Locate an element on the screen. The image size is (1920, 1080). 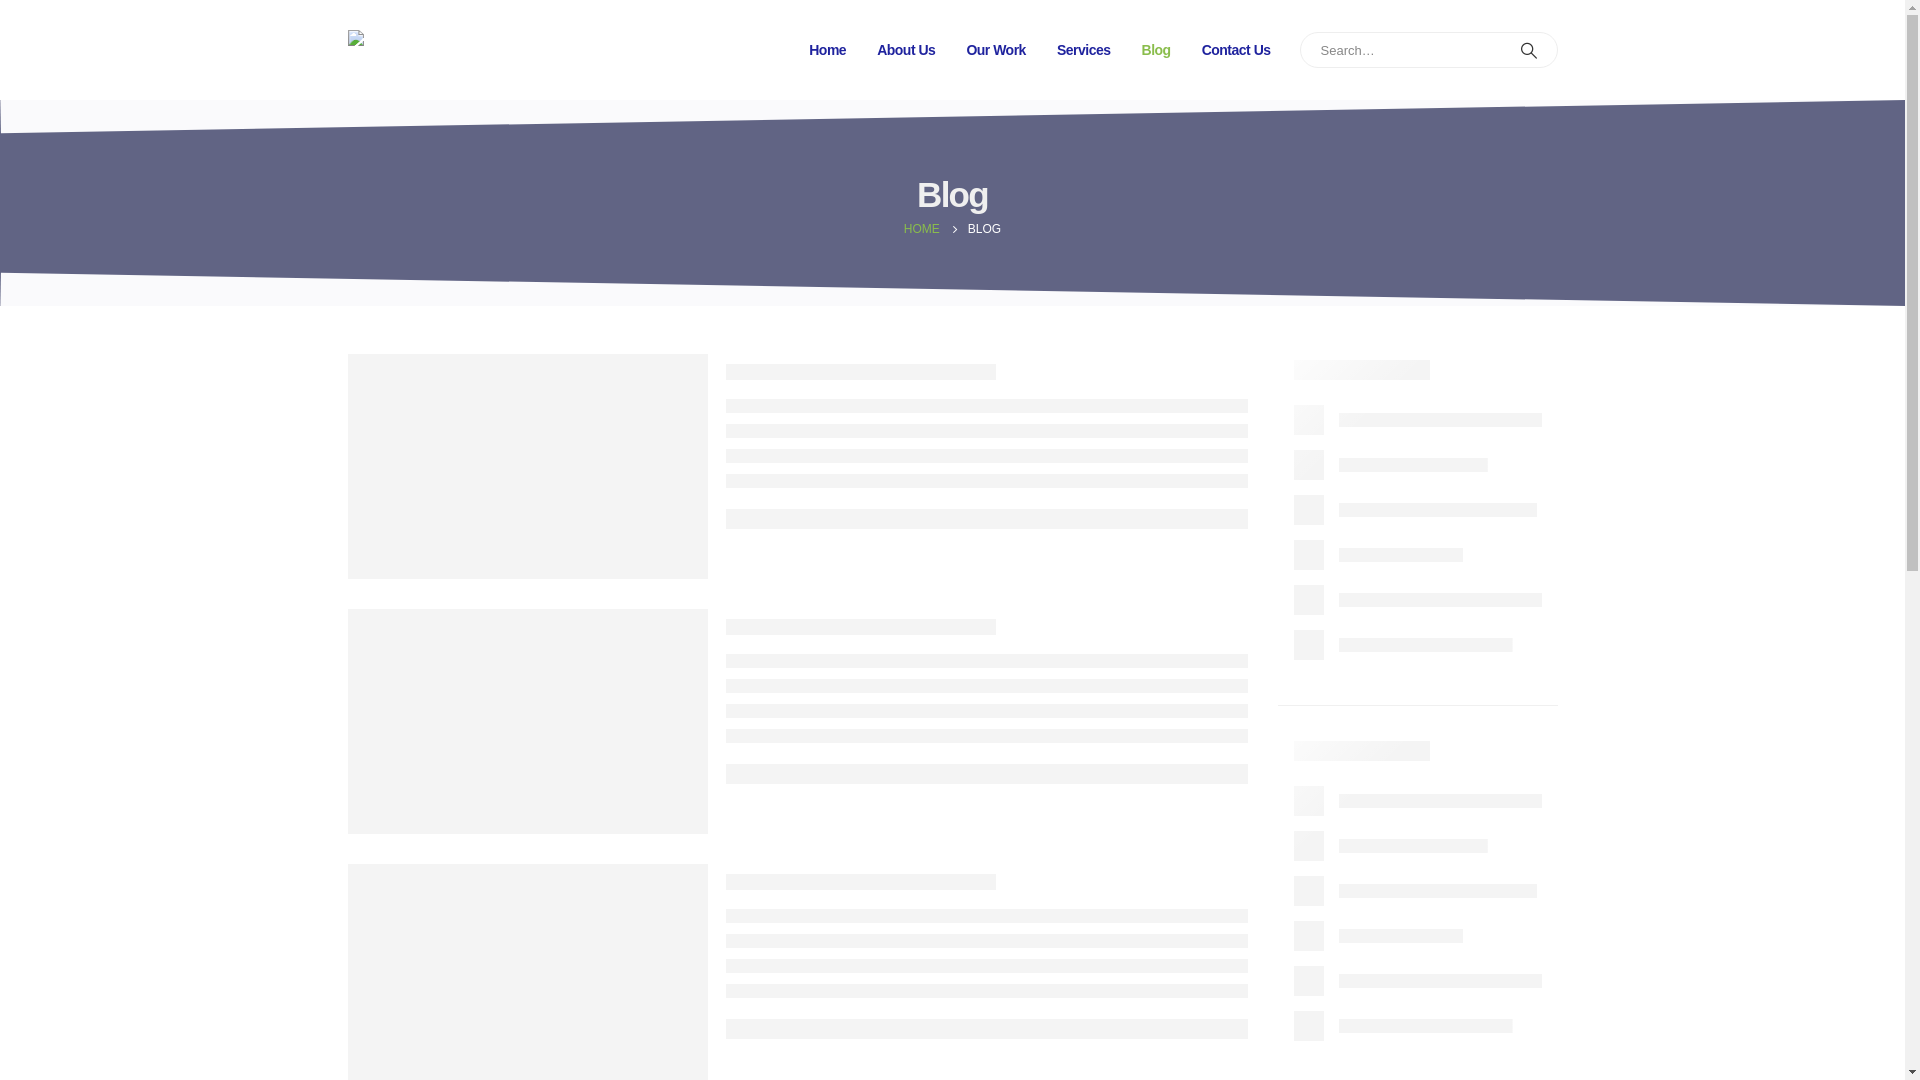
'Majestic Pools - Most Awarded Brisbane Pool Builders' is located at coordinates (347, 49).